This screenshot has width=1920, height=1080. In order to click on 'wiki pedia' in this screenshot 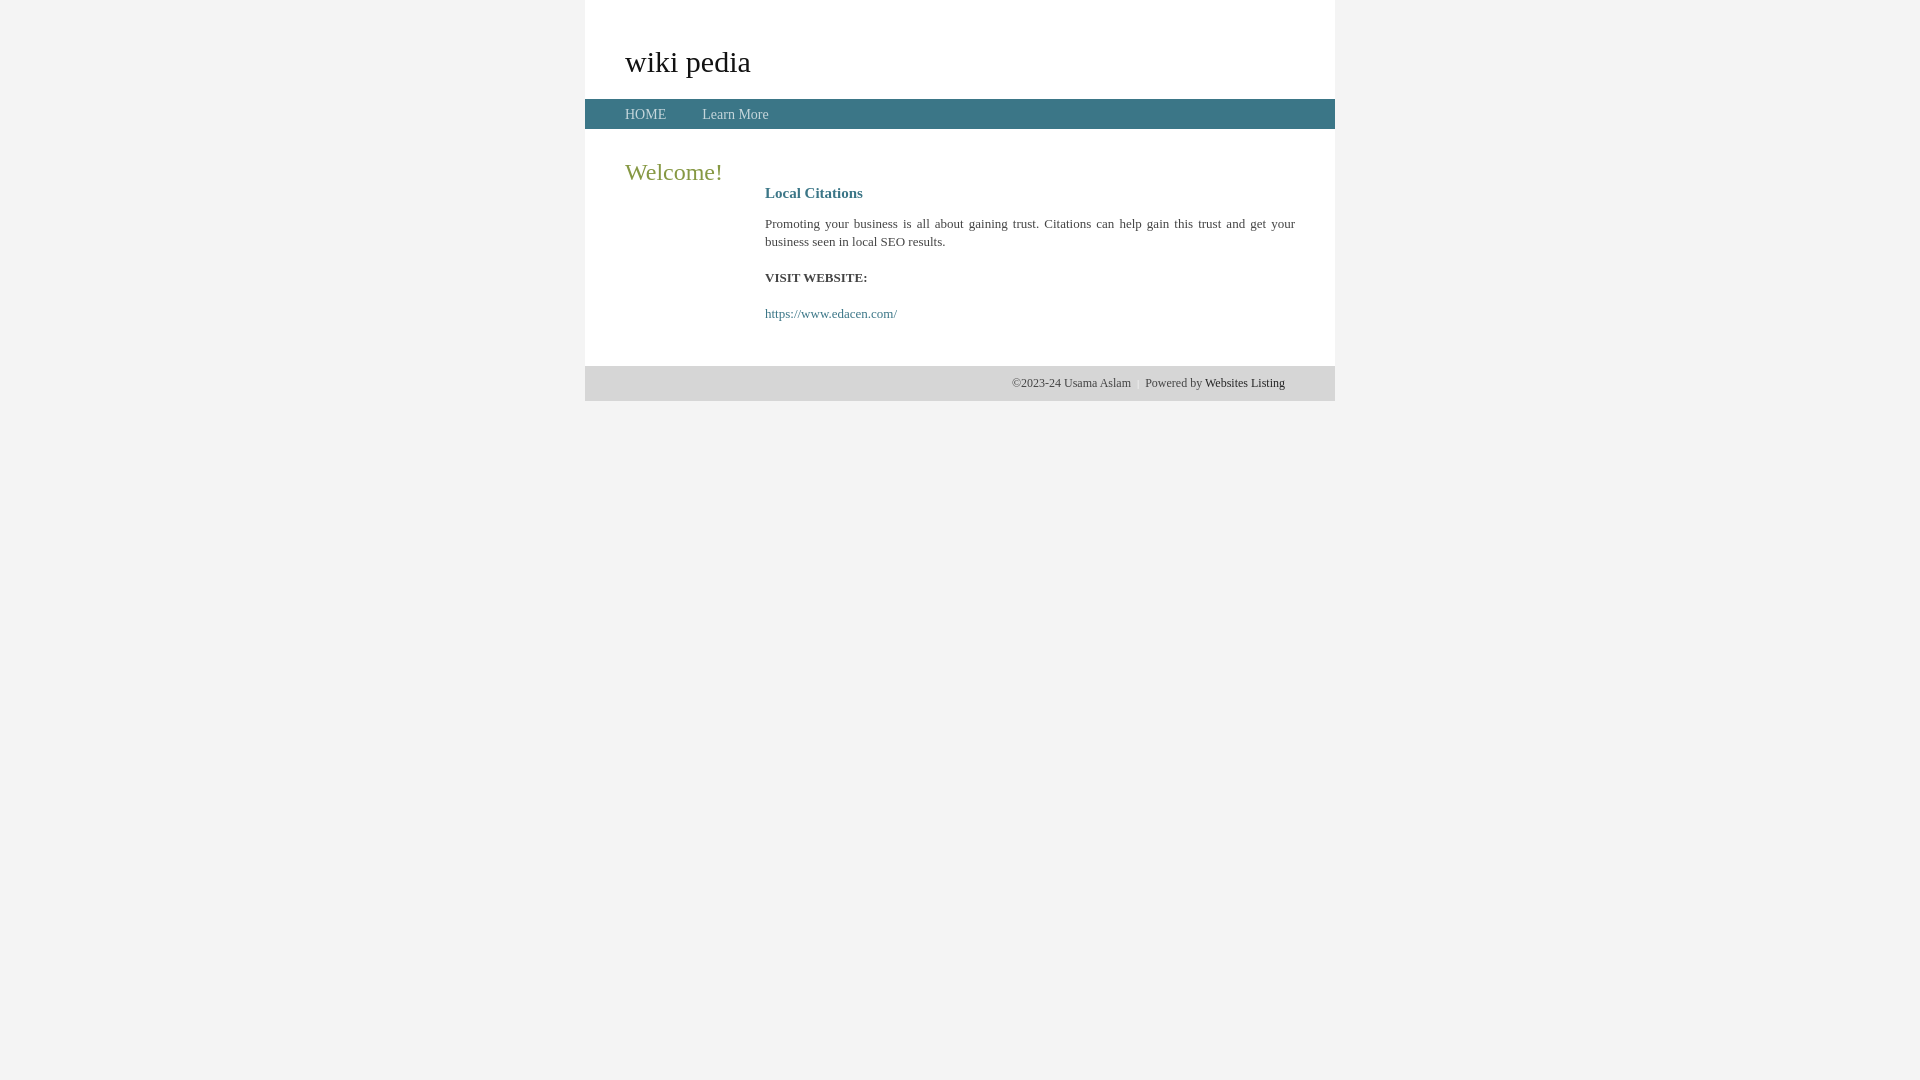, I will do `click(687, 60)`.